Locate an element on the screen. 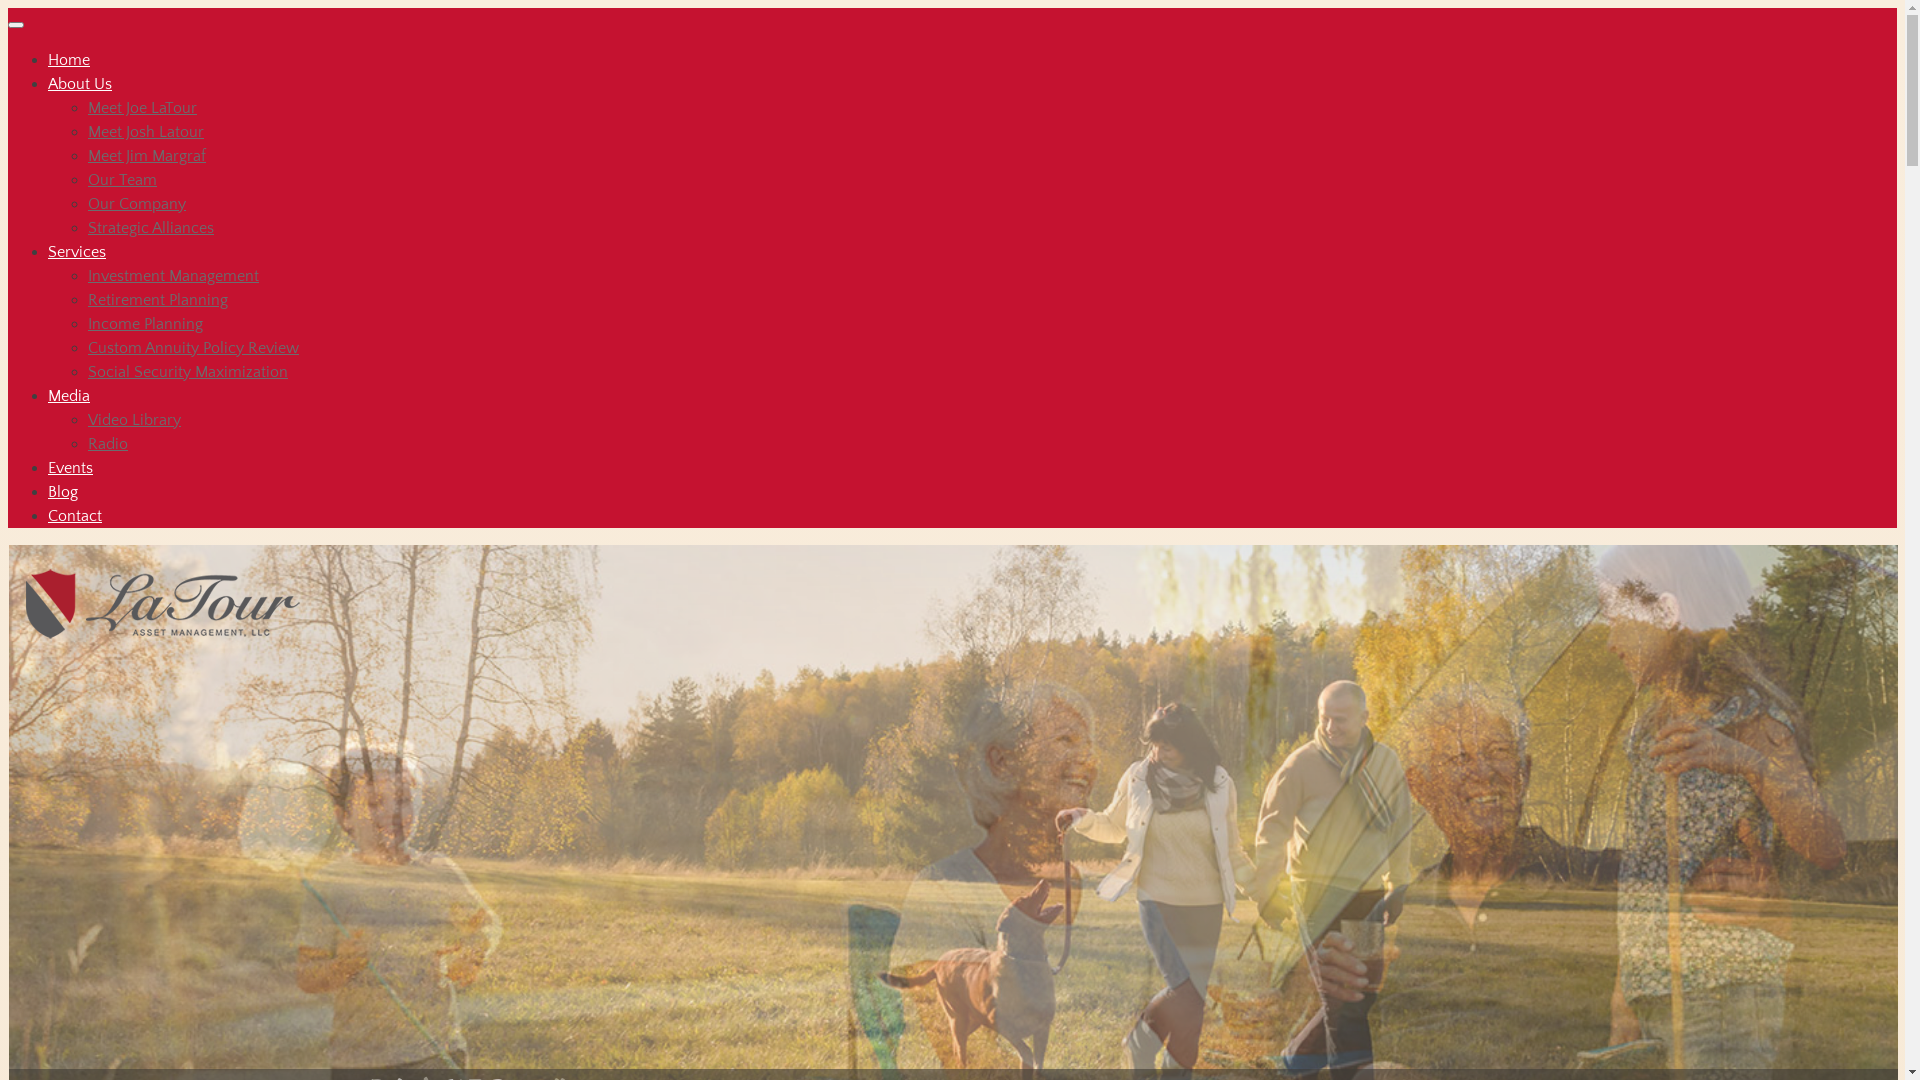  'Services' is located at coordinates (76, 250).